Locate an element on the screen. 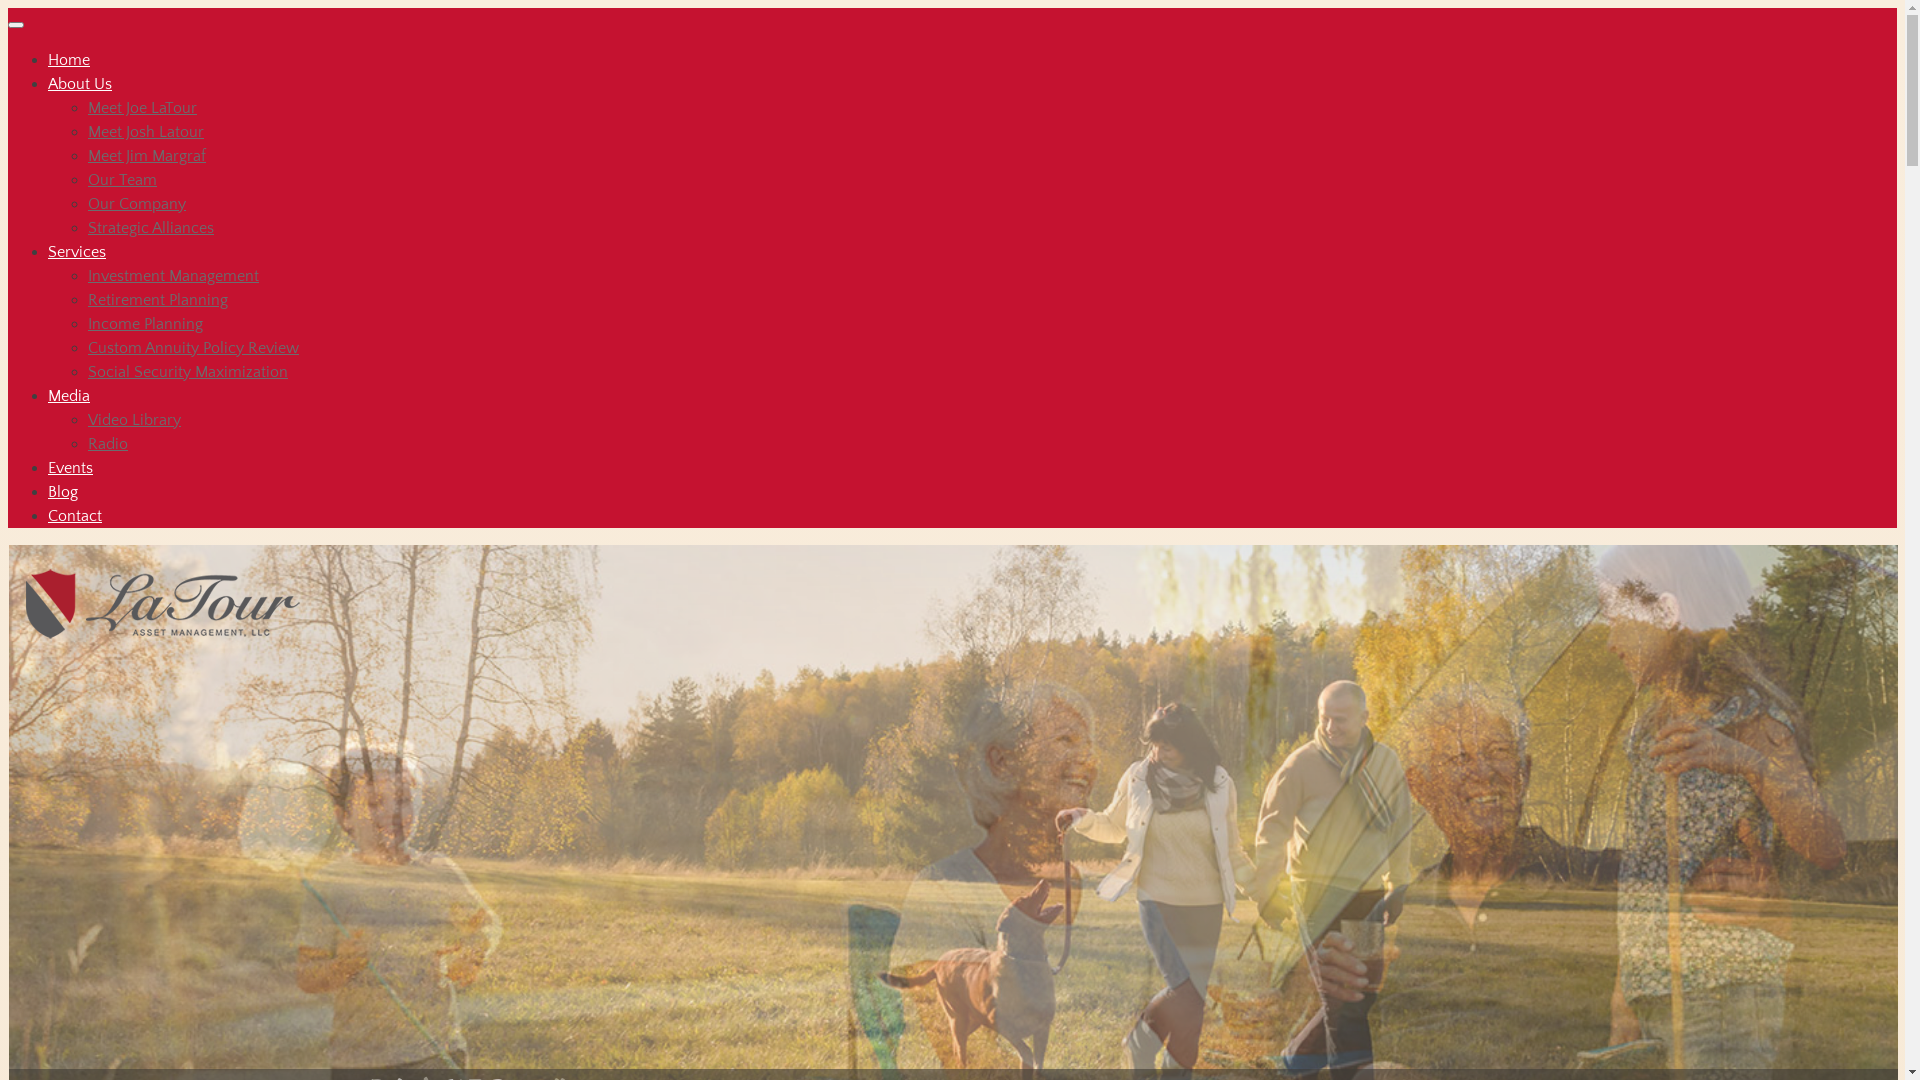  'Services' is located at coordinates (76, 250).